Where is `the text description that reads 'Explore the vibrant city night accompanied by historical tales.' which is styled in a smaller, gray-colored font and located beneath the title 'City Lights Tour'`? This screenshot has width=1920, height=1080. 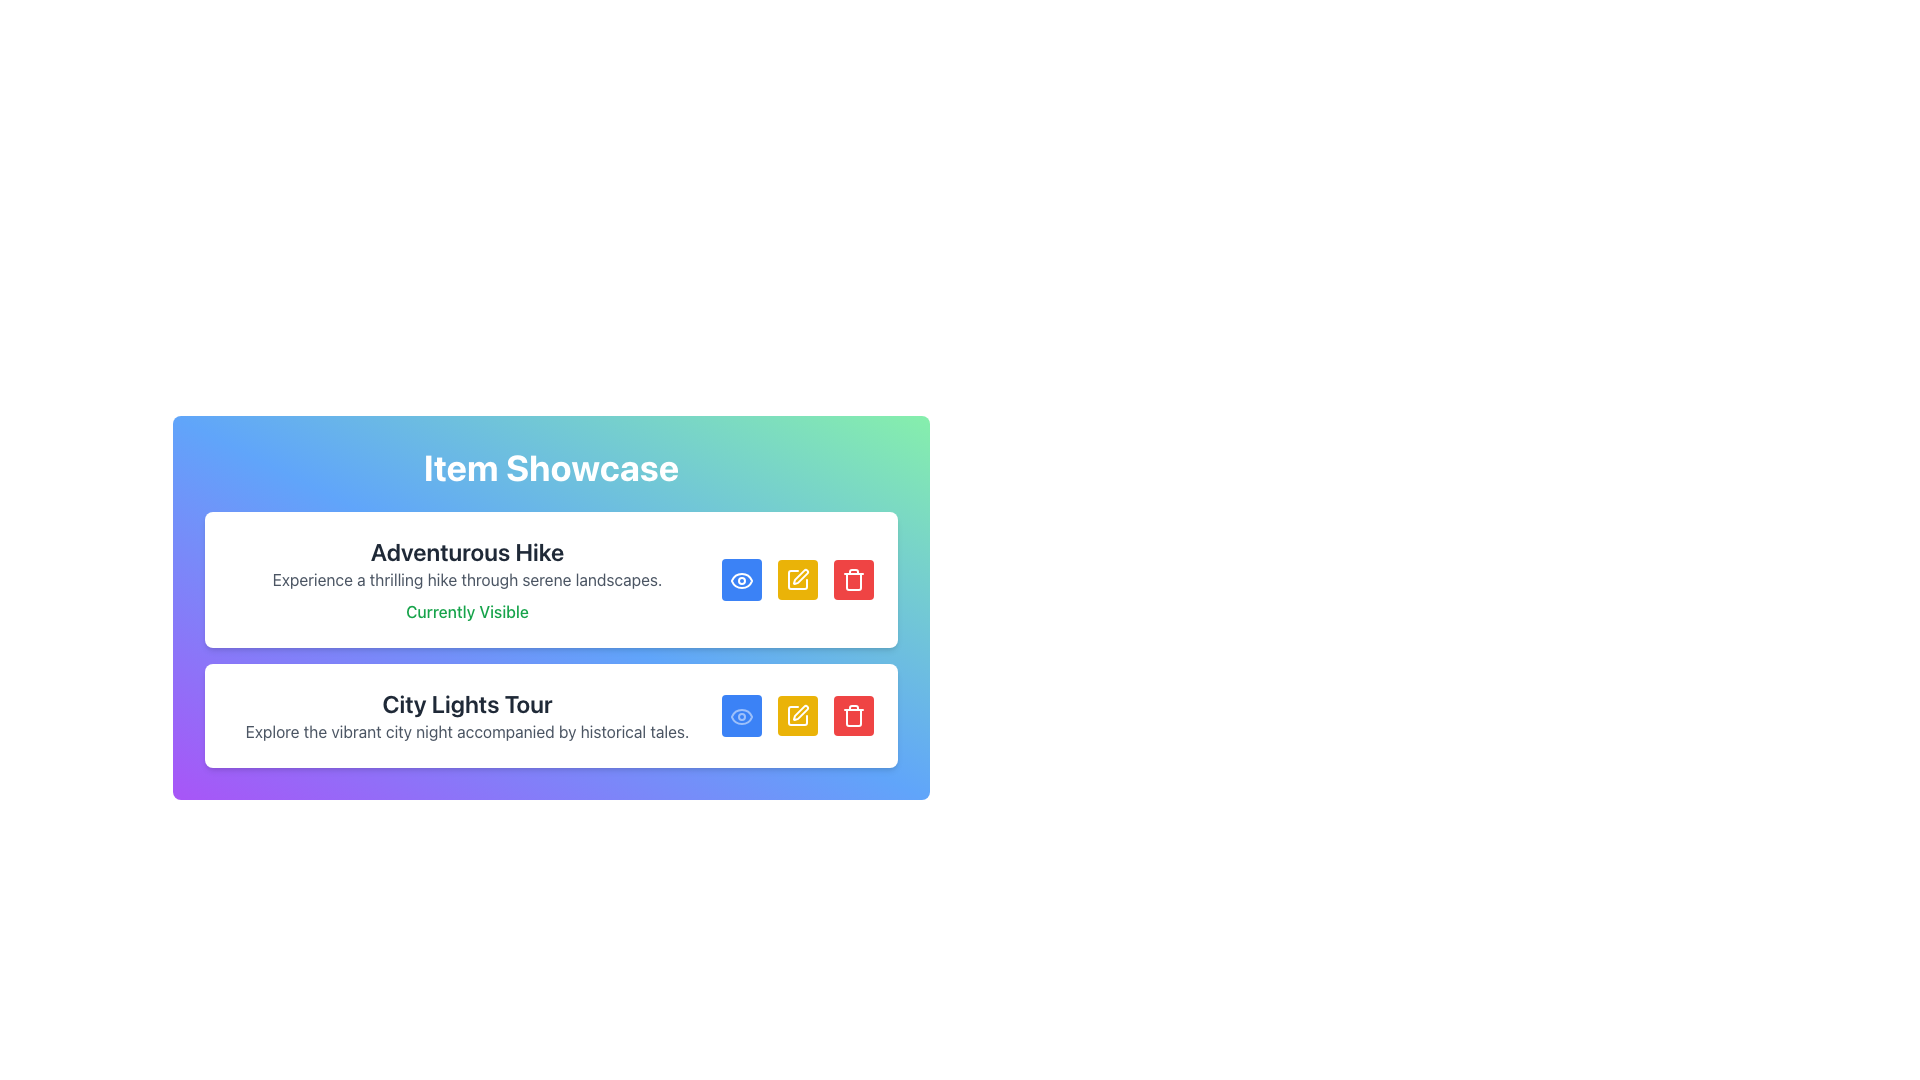
the text description that reads 'Explore the vibrant city night accompanied by historical tales.' which is styled in a smaller, gray-colored font and located beneath the title 'City Lights Tour' is located at coordinates (466, 732).